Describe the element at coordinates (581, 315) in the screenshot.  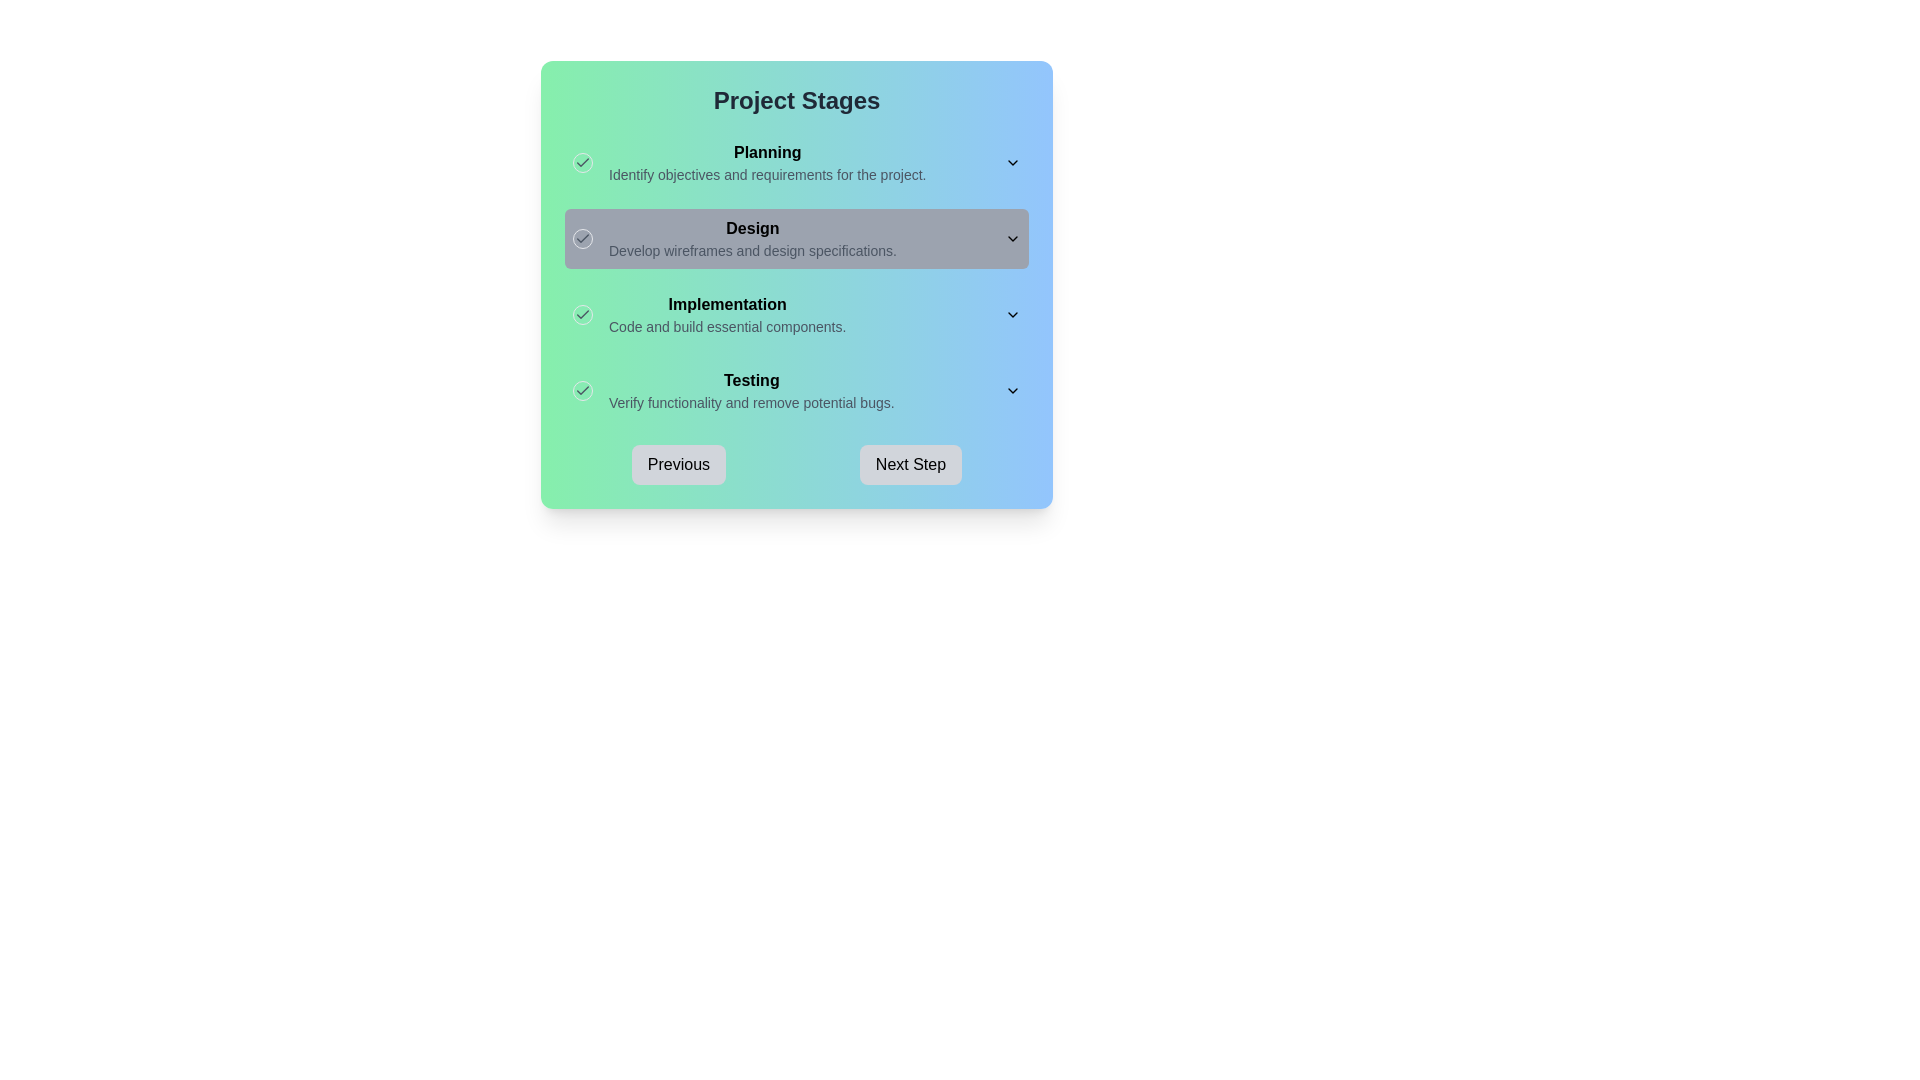
I see `the small circular icon with a green check mark on a light green background, located to the left of the 'Implementation' text in the 'Project Stages' section` at that location.